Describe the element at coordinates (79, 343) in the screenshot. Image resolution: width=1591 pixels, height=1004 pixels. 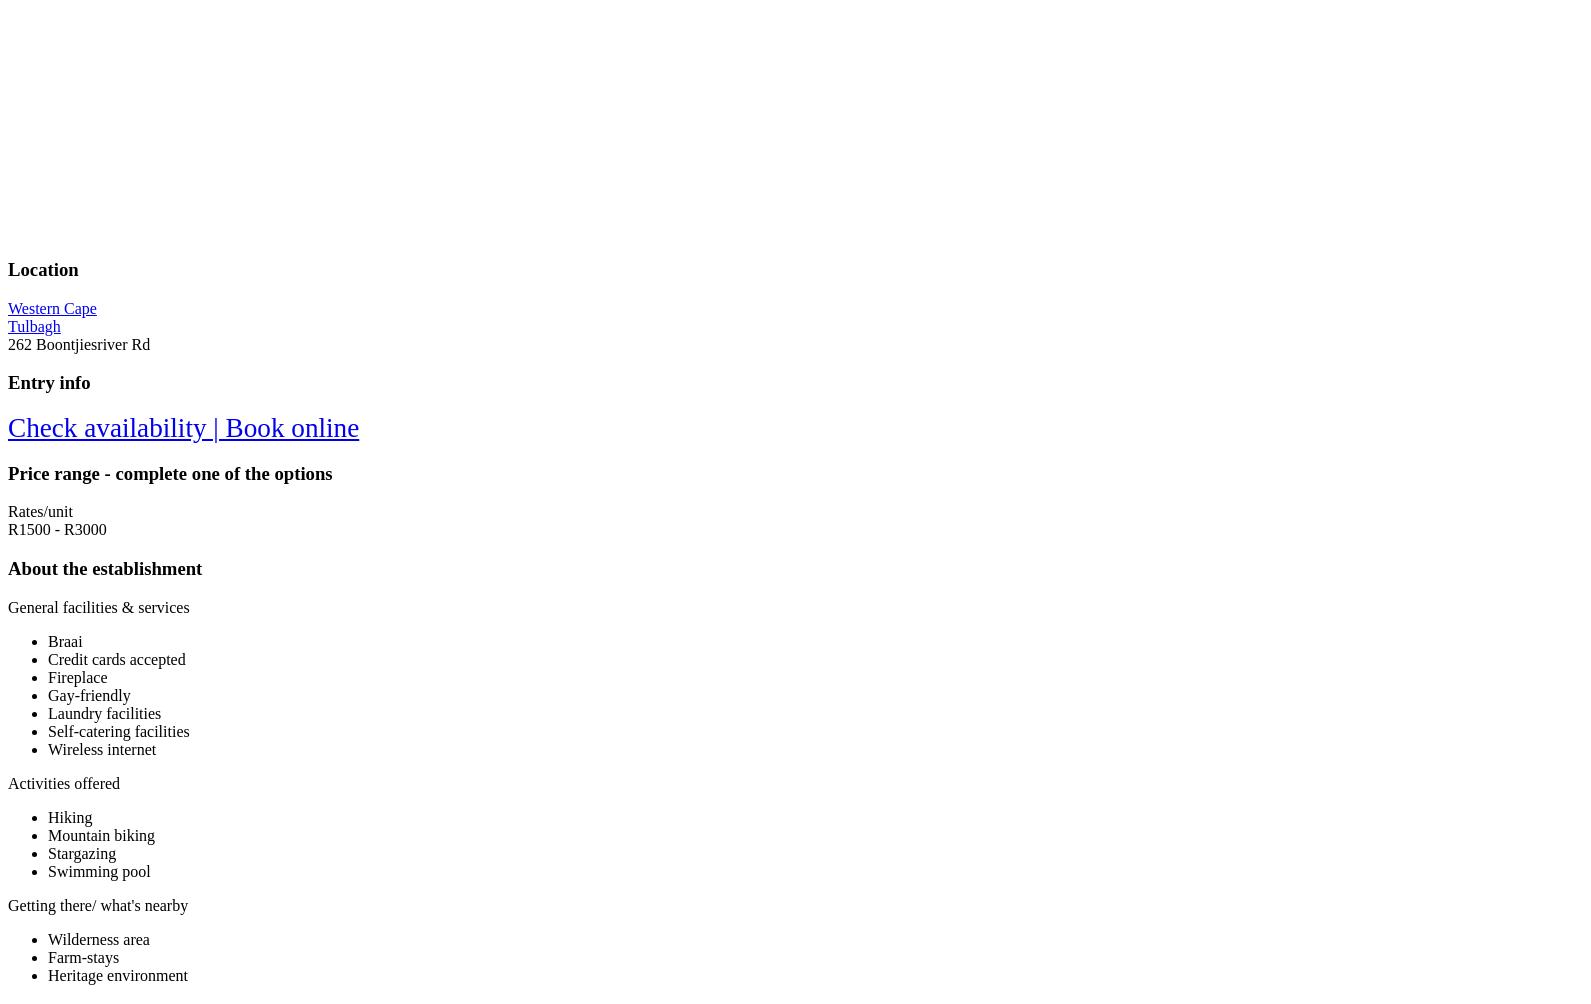
I see `'262 Boontjiesriver Rd'` at that location.